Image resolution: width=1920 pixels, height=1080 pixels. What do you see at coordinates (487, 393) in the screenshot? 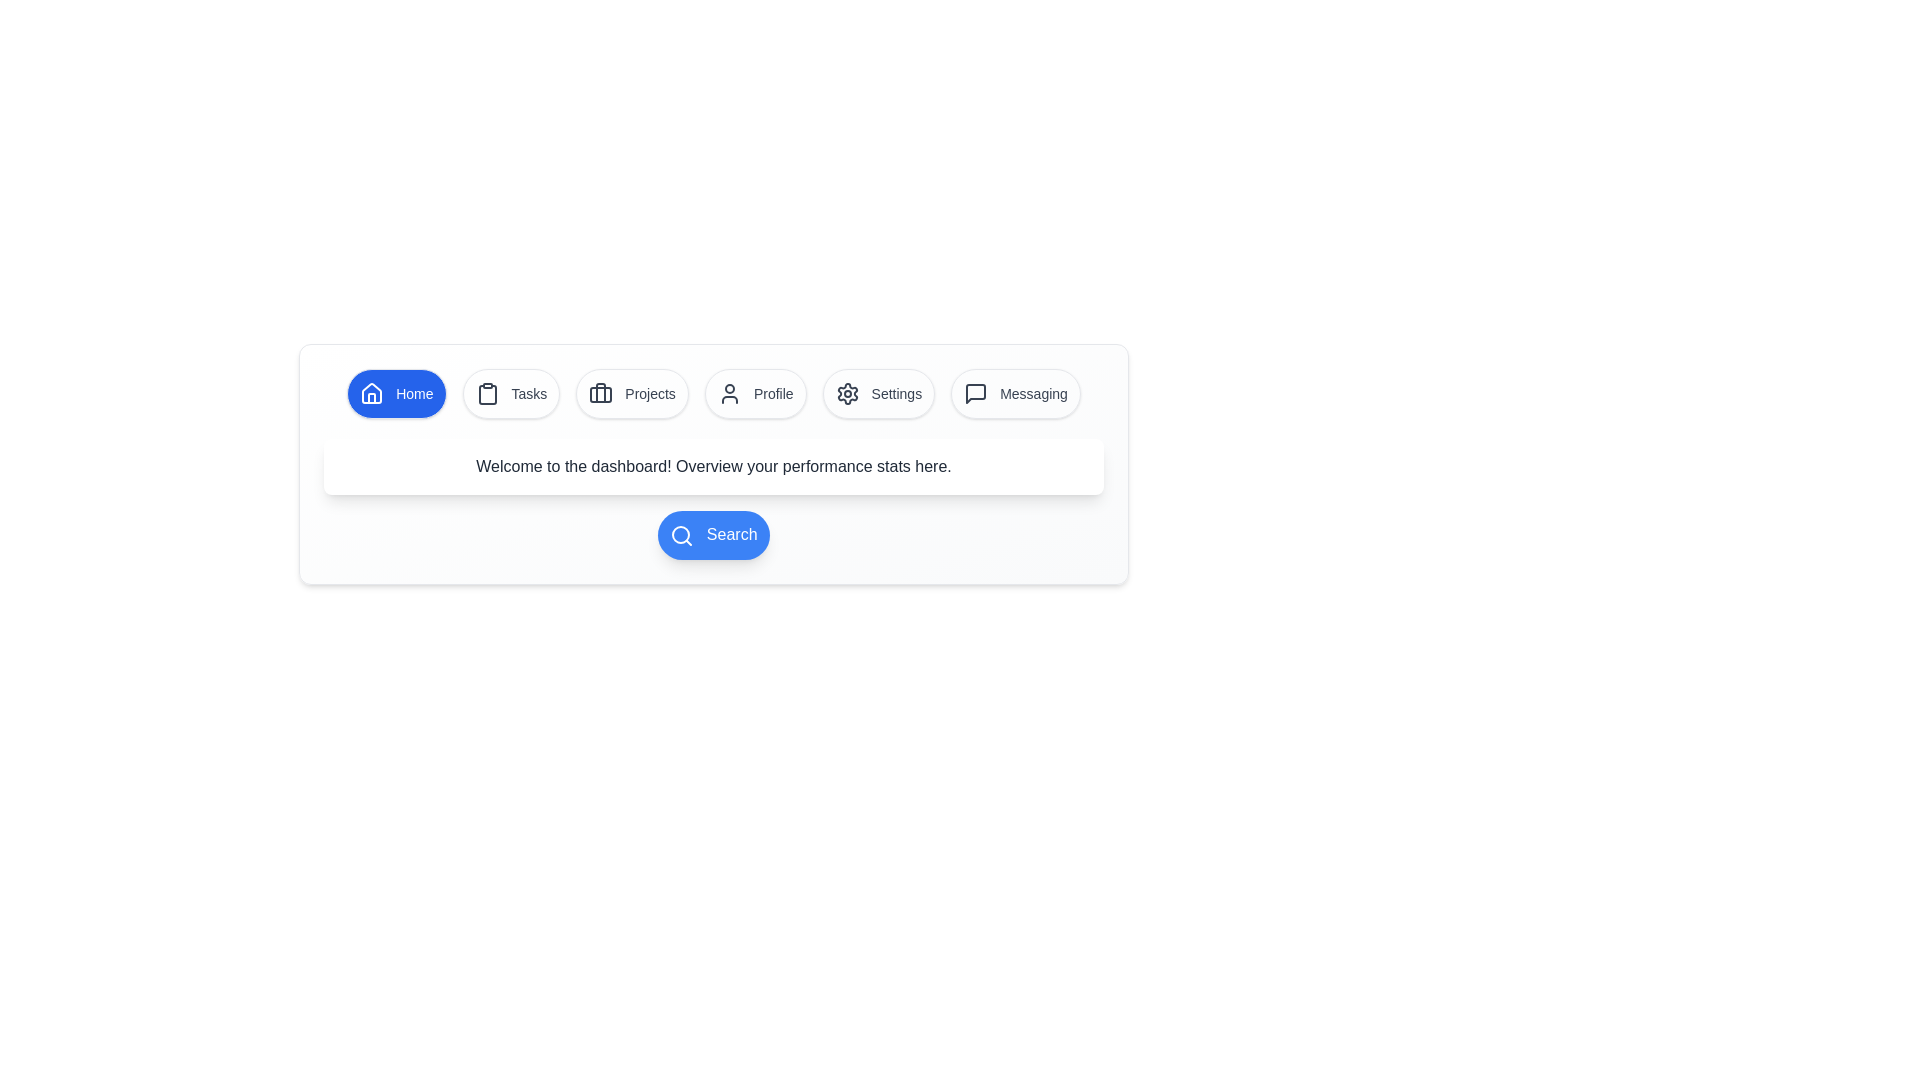
I see `the clipboard icon within the 'Tasks' button on the navigation bar` at bounding box center [487, 393].